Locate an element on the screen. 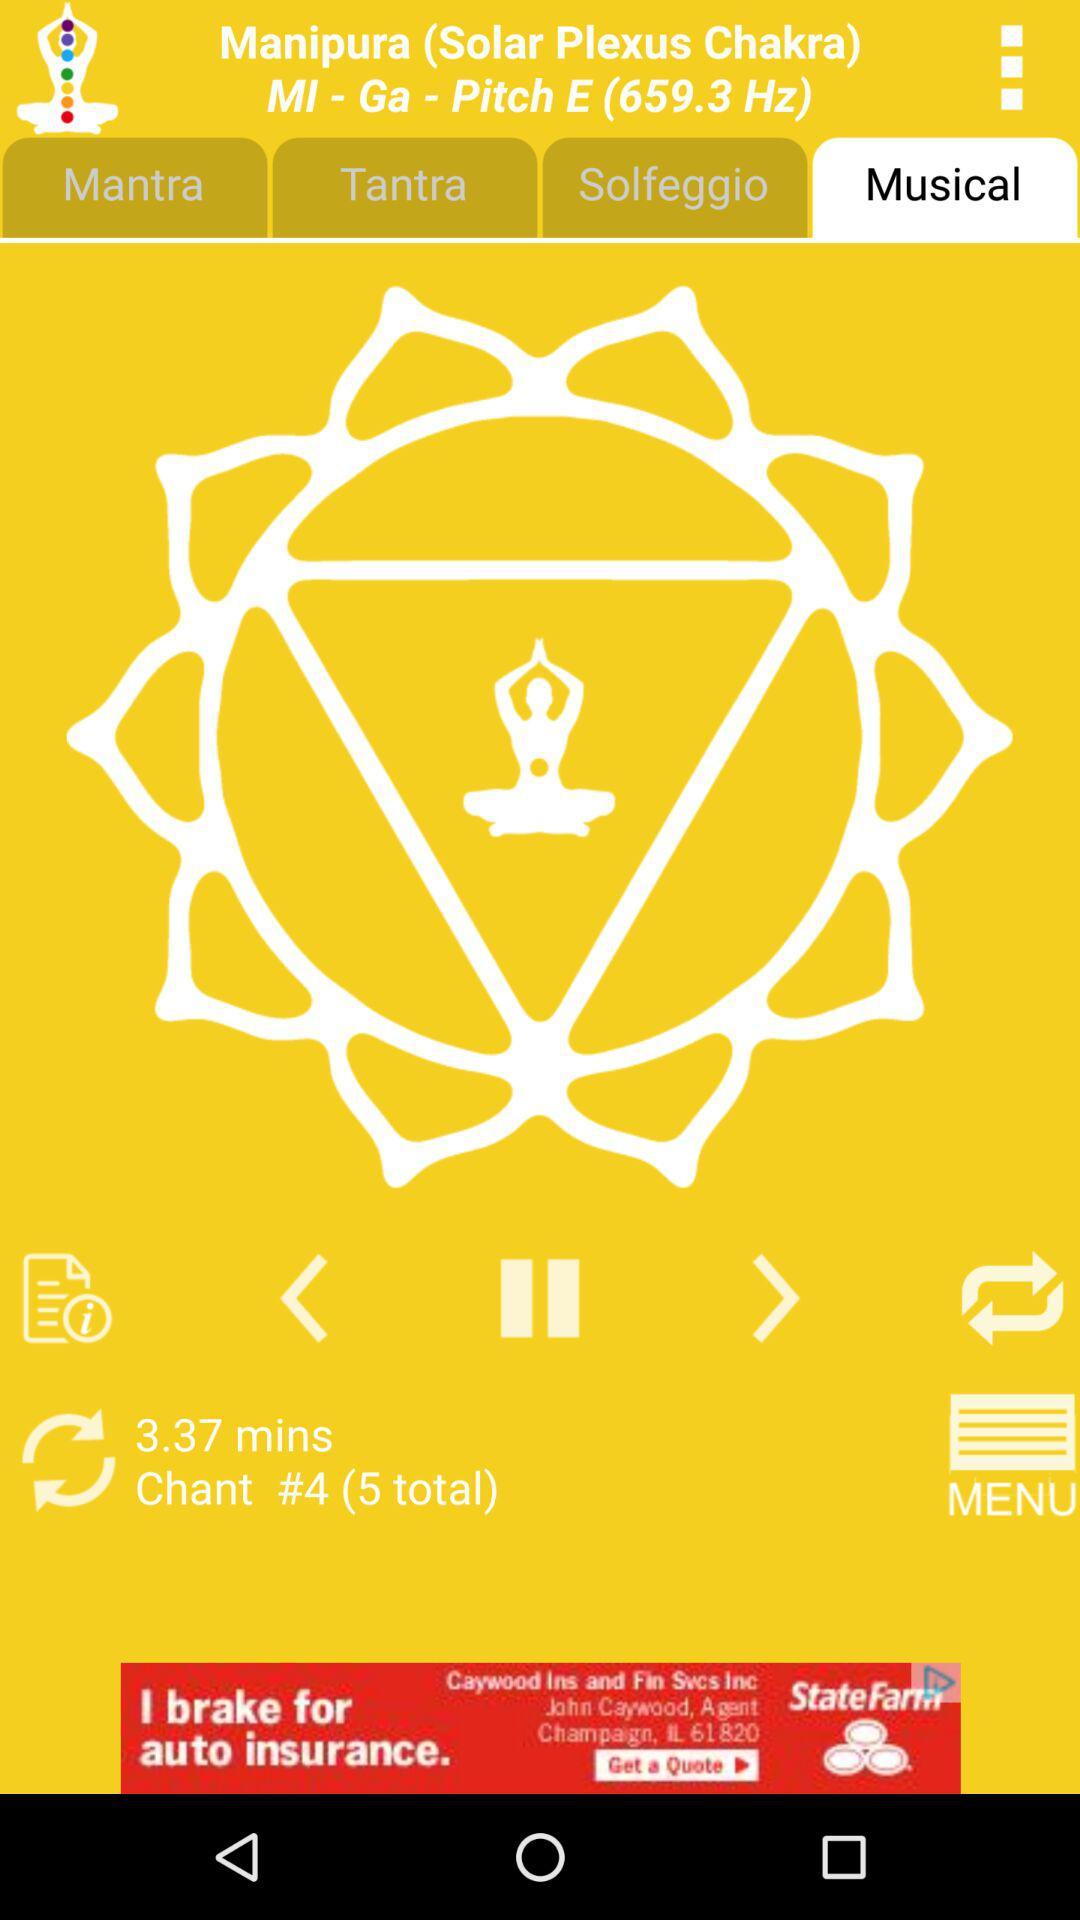  google advertisements is located at coordinates (540, 1727).